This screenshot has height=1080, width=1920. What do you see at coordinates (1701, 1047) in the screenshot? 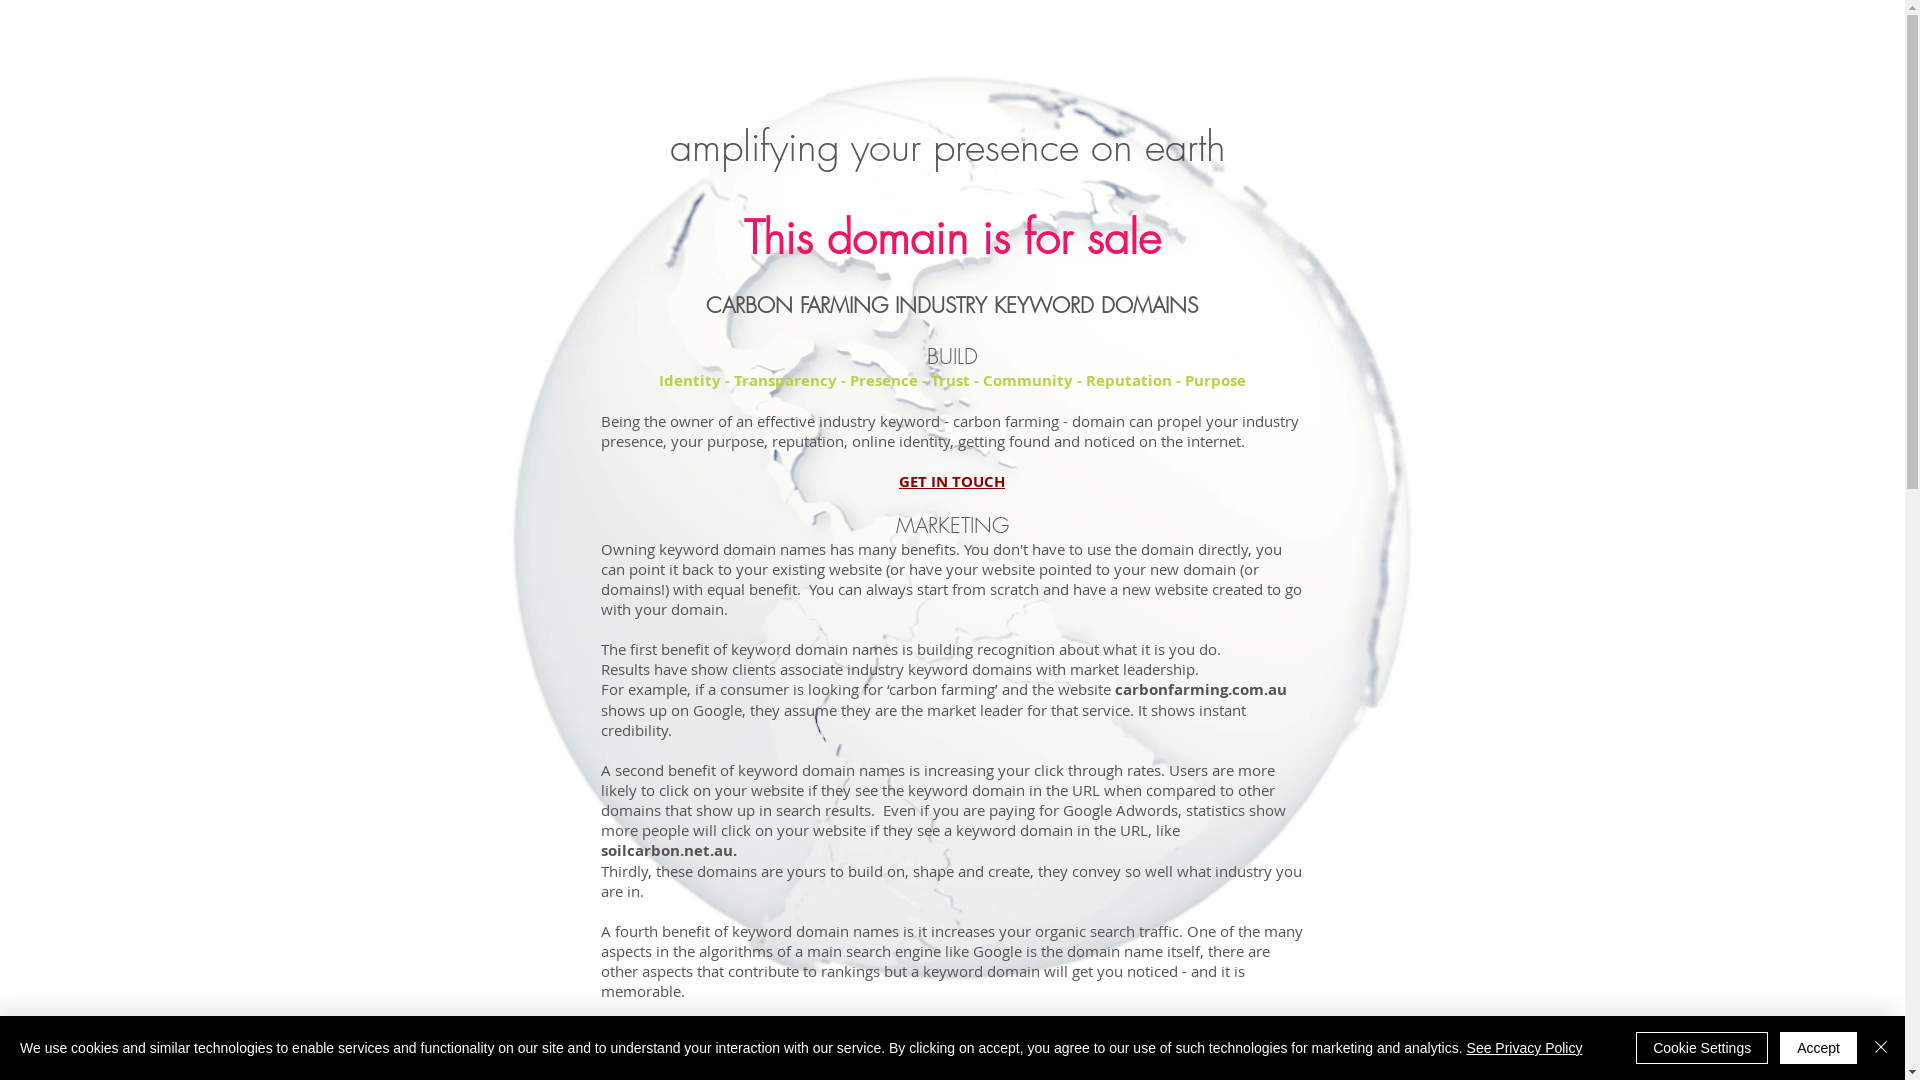
I see `'Cookie Settings'` at bounding box center [1701, 1047].